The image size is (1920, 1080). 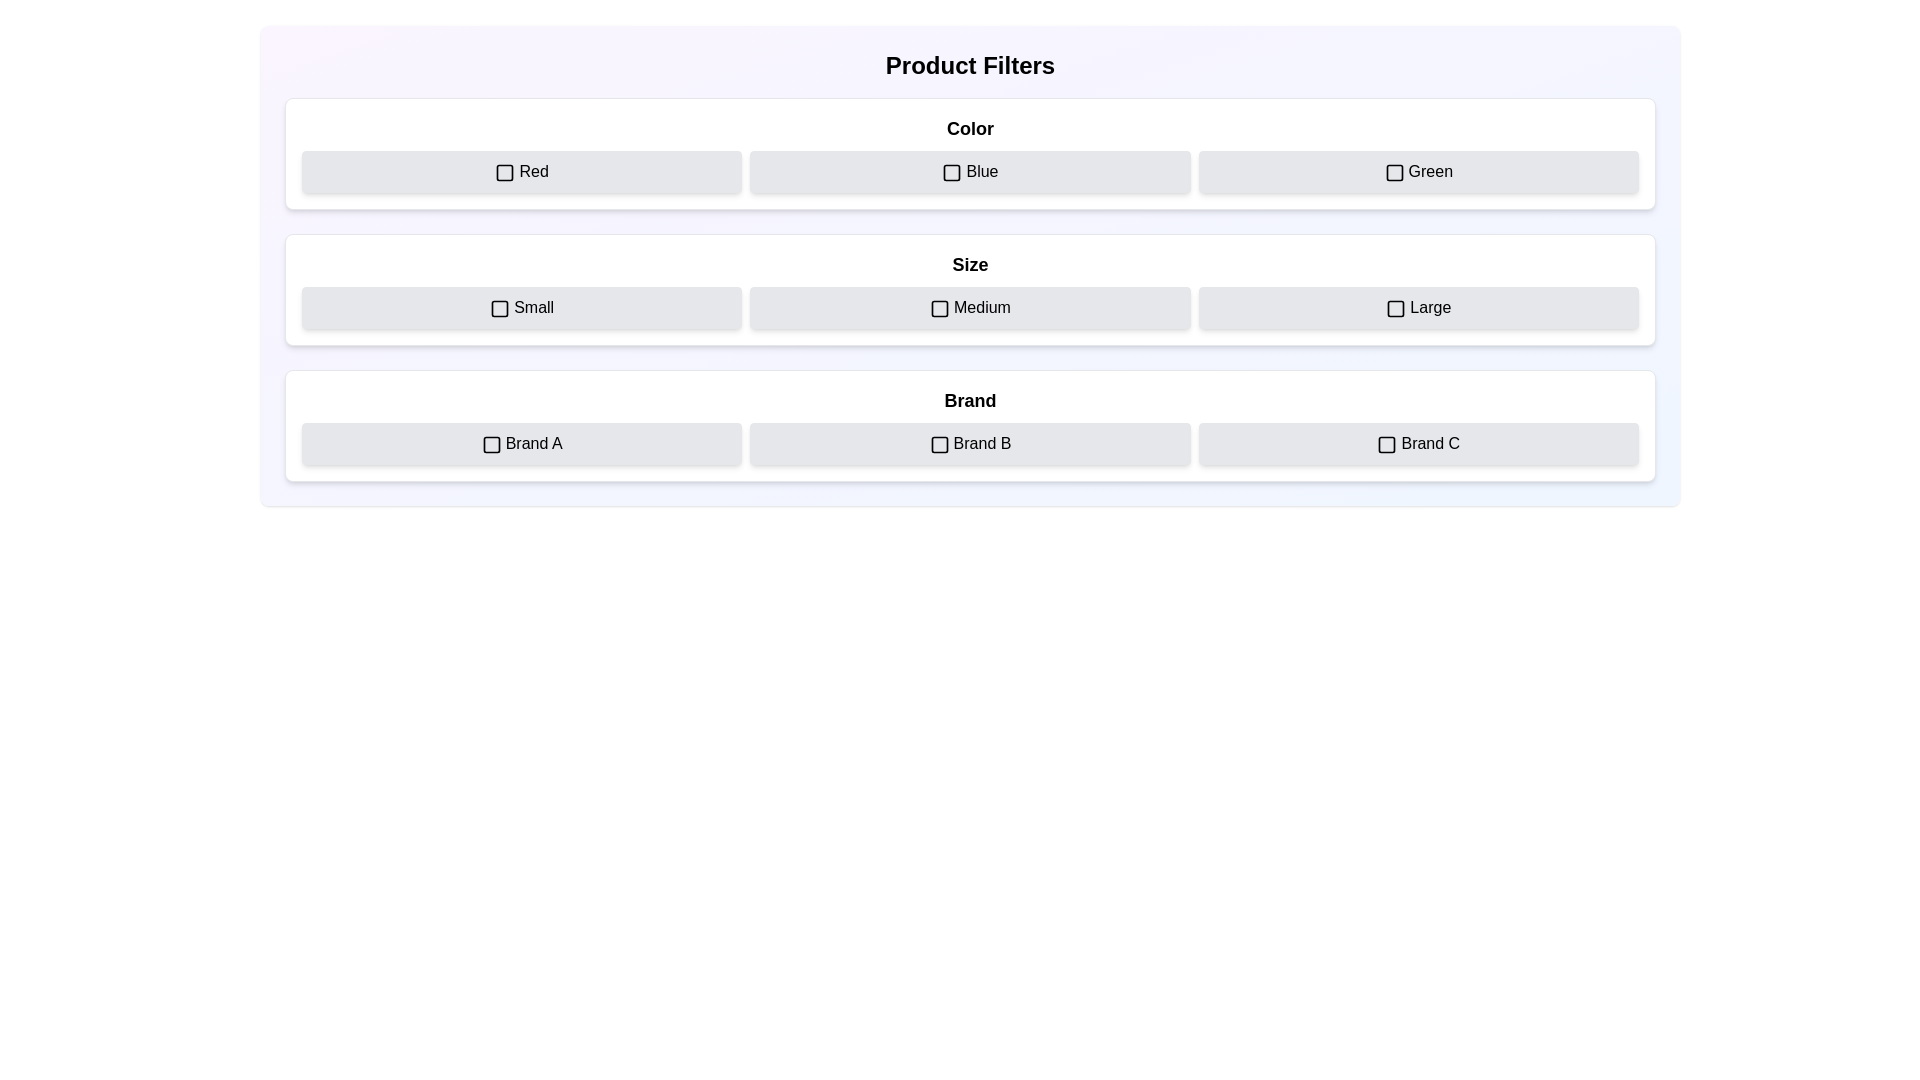 What do you see at coordinates (970, 442) in the screenshot?
I see `the buttons in the Button Group with Labels located in the 'Brand' section, below the 'Size' section` at bounding box center [970, 442].